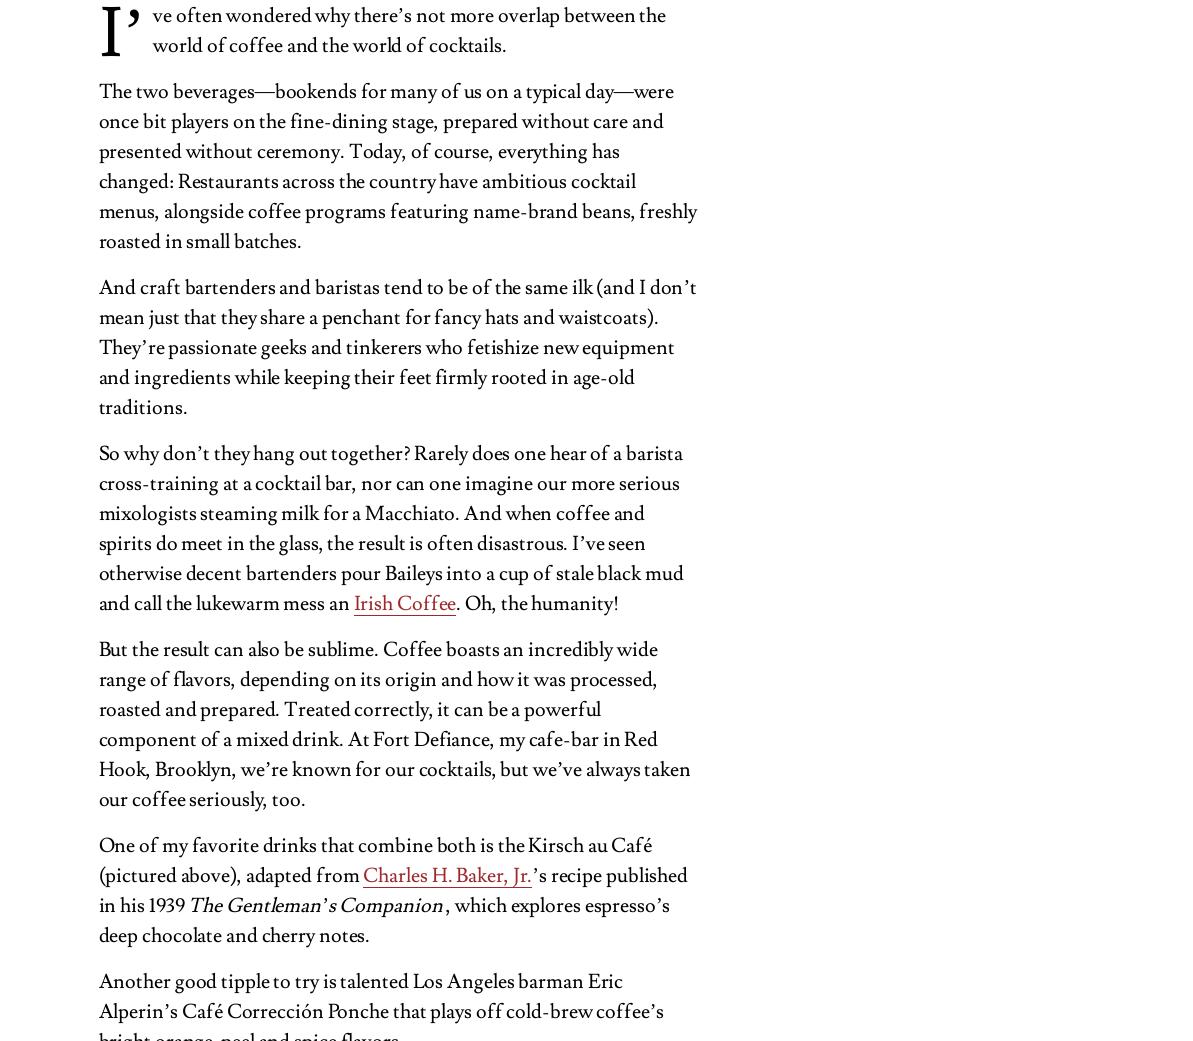 This screenshot has height=1041, width=1193. I want to click on '. Oh, the humanity!', so click(455, 603).